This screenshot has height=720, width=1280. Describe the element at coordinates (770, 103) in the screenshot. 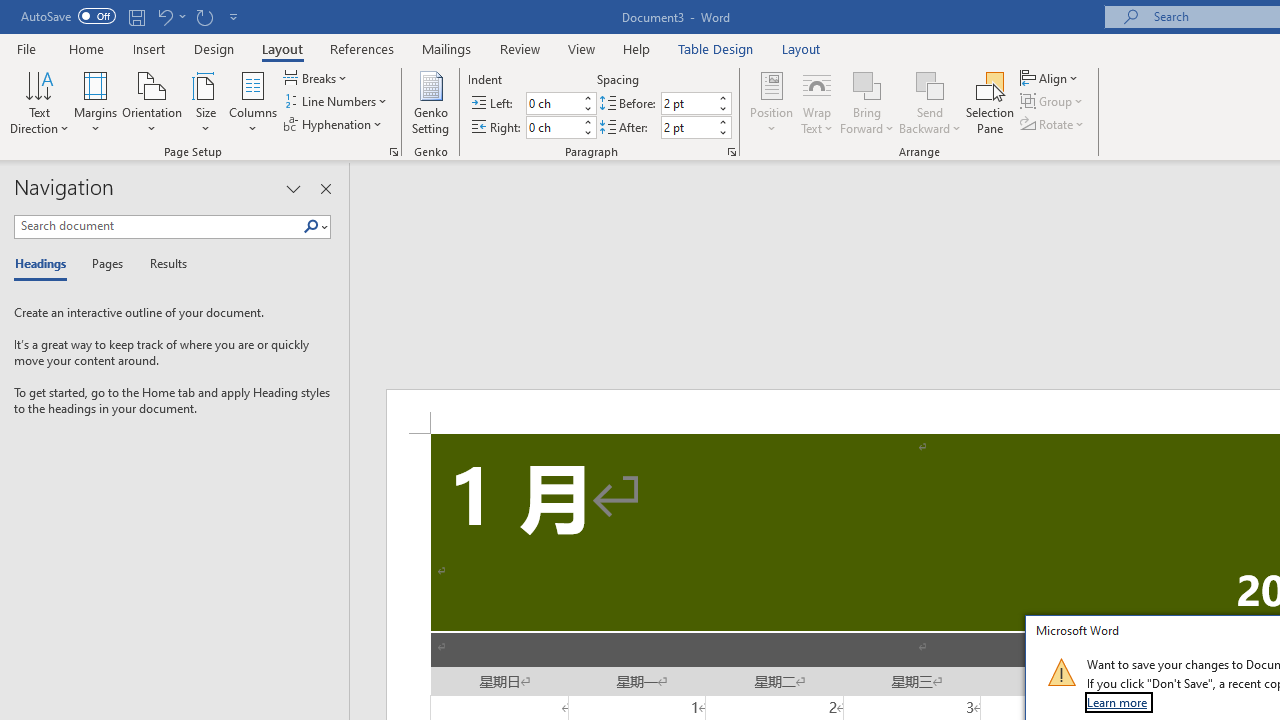

I see `'Position'` at that location.